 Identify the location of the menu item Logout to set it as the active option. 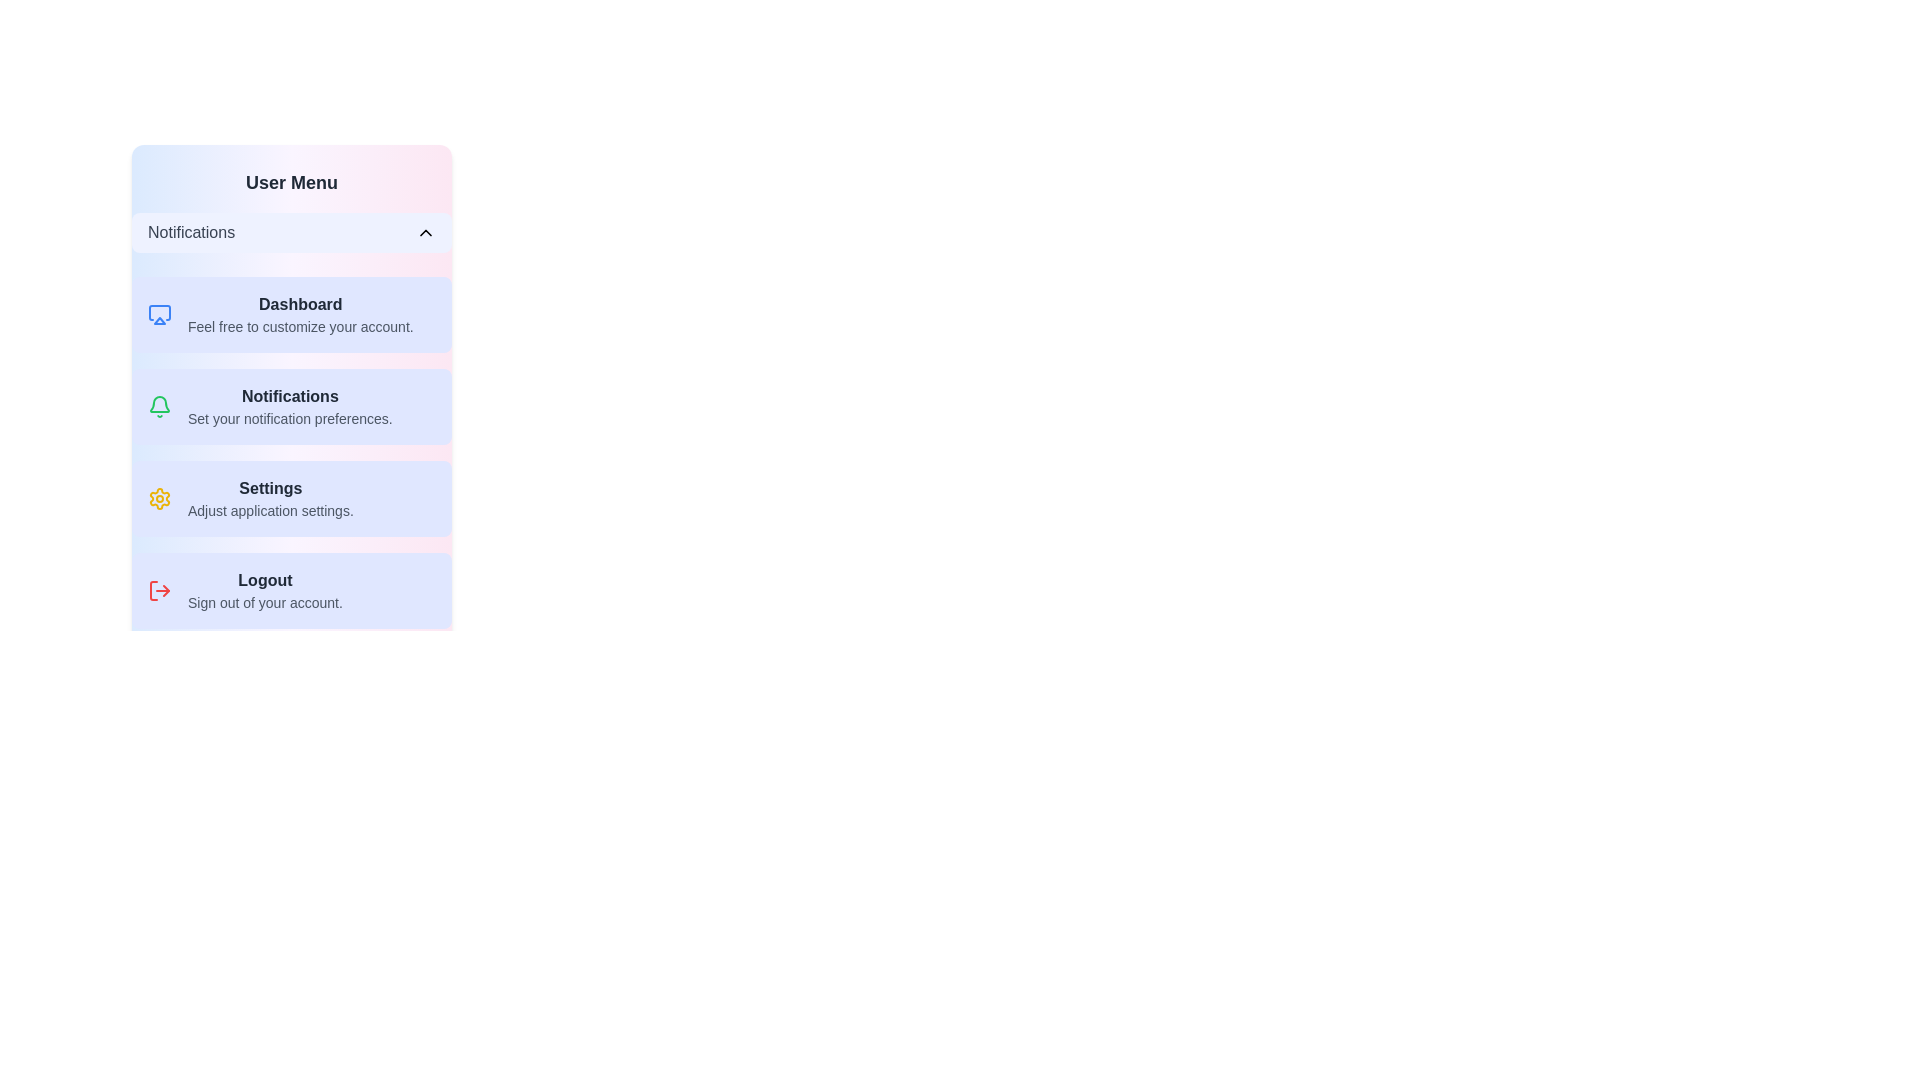
(291, 589).